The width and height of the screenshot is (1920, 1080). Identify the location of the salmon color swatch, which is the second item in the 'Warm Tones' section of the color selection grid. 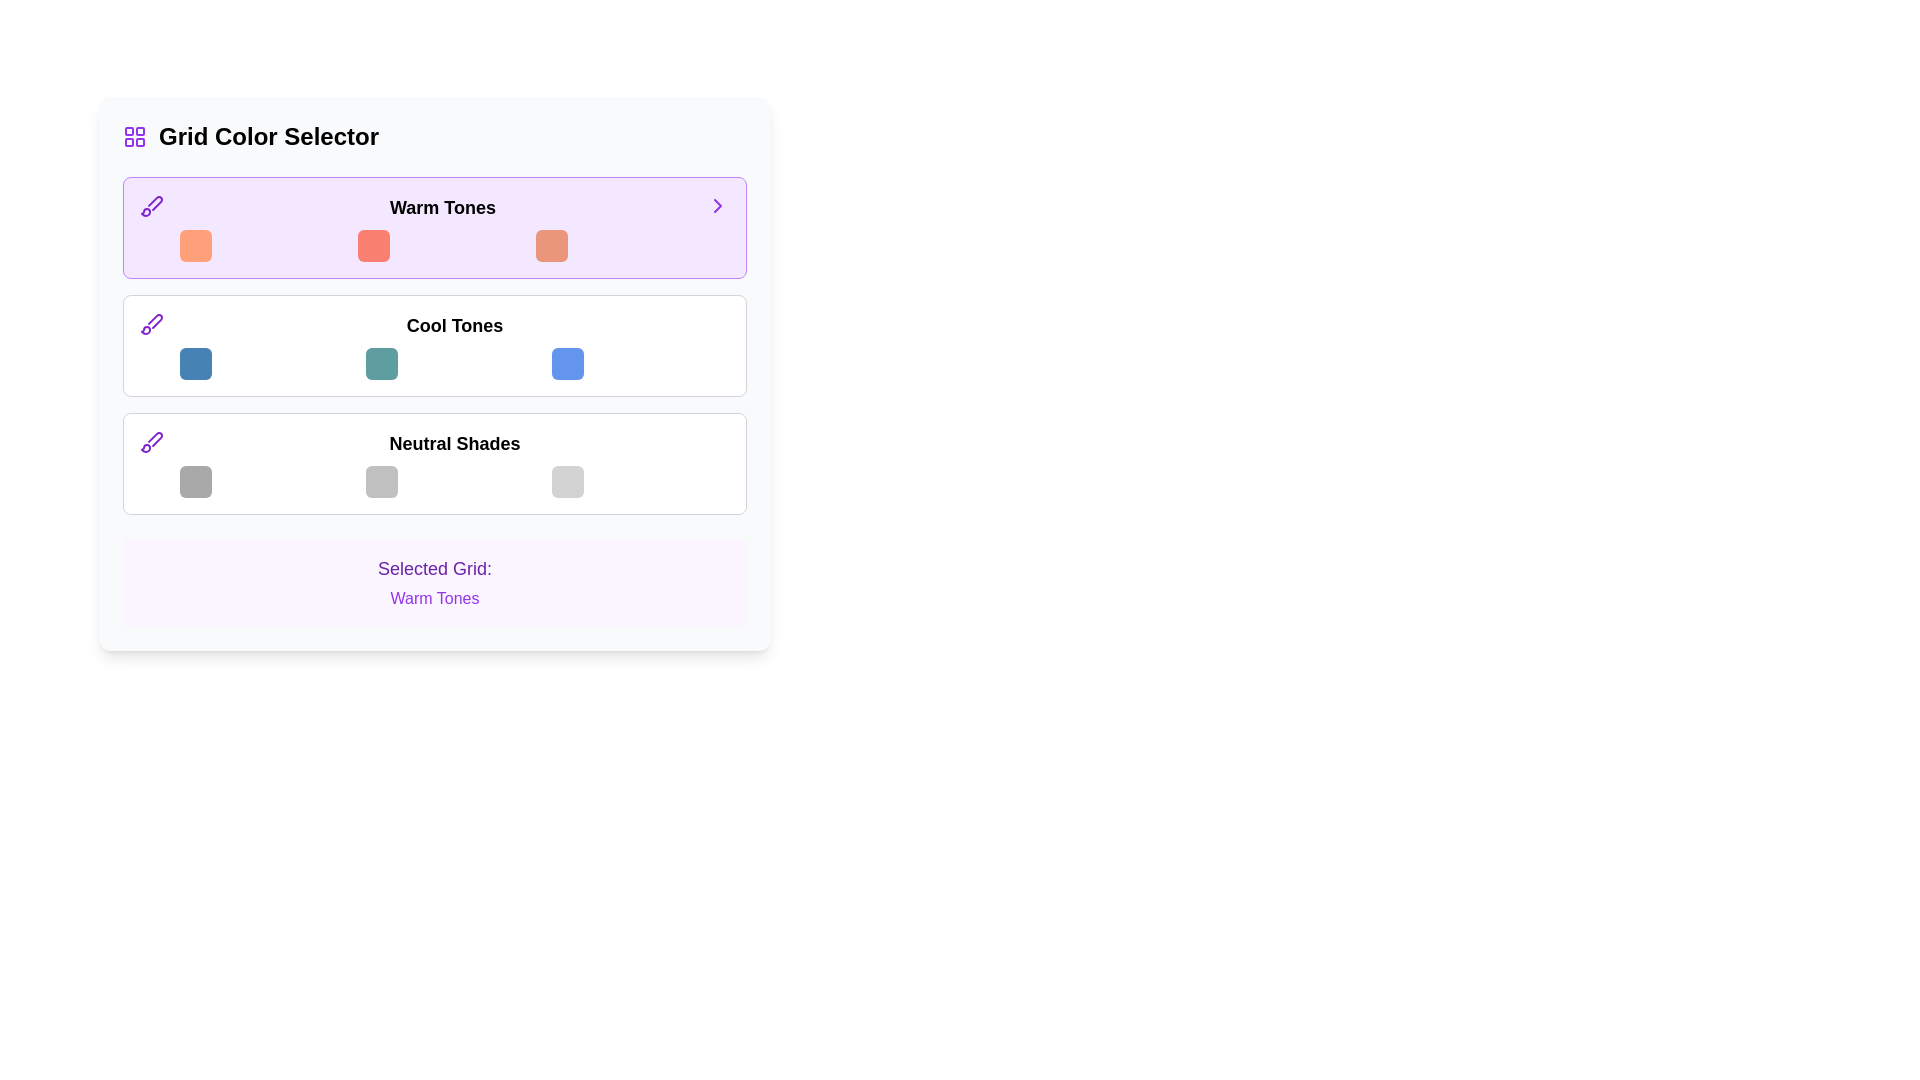
(374, 245).